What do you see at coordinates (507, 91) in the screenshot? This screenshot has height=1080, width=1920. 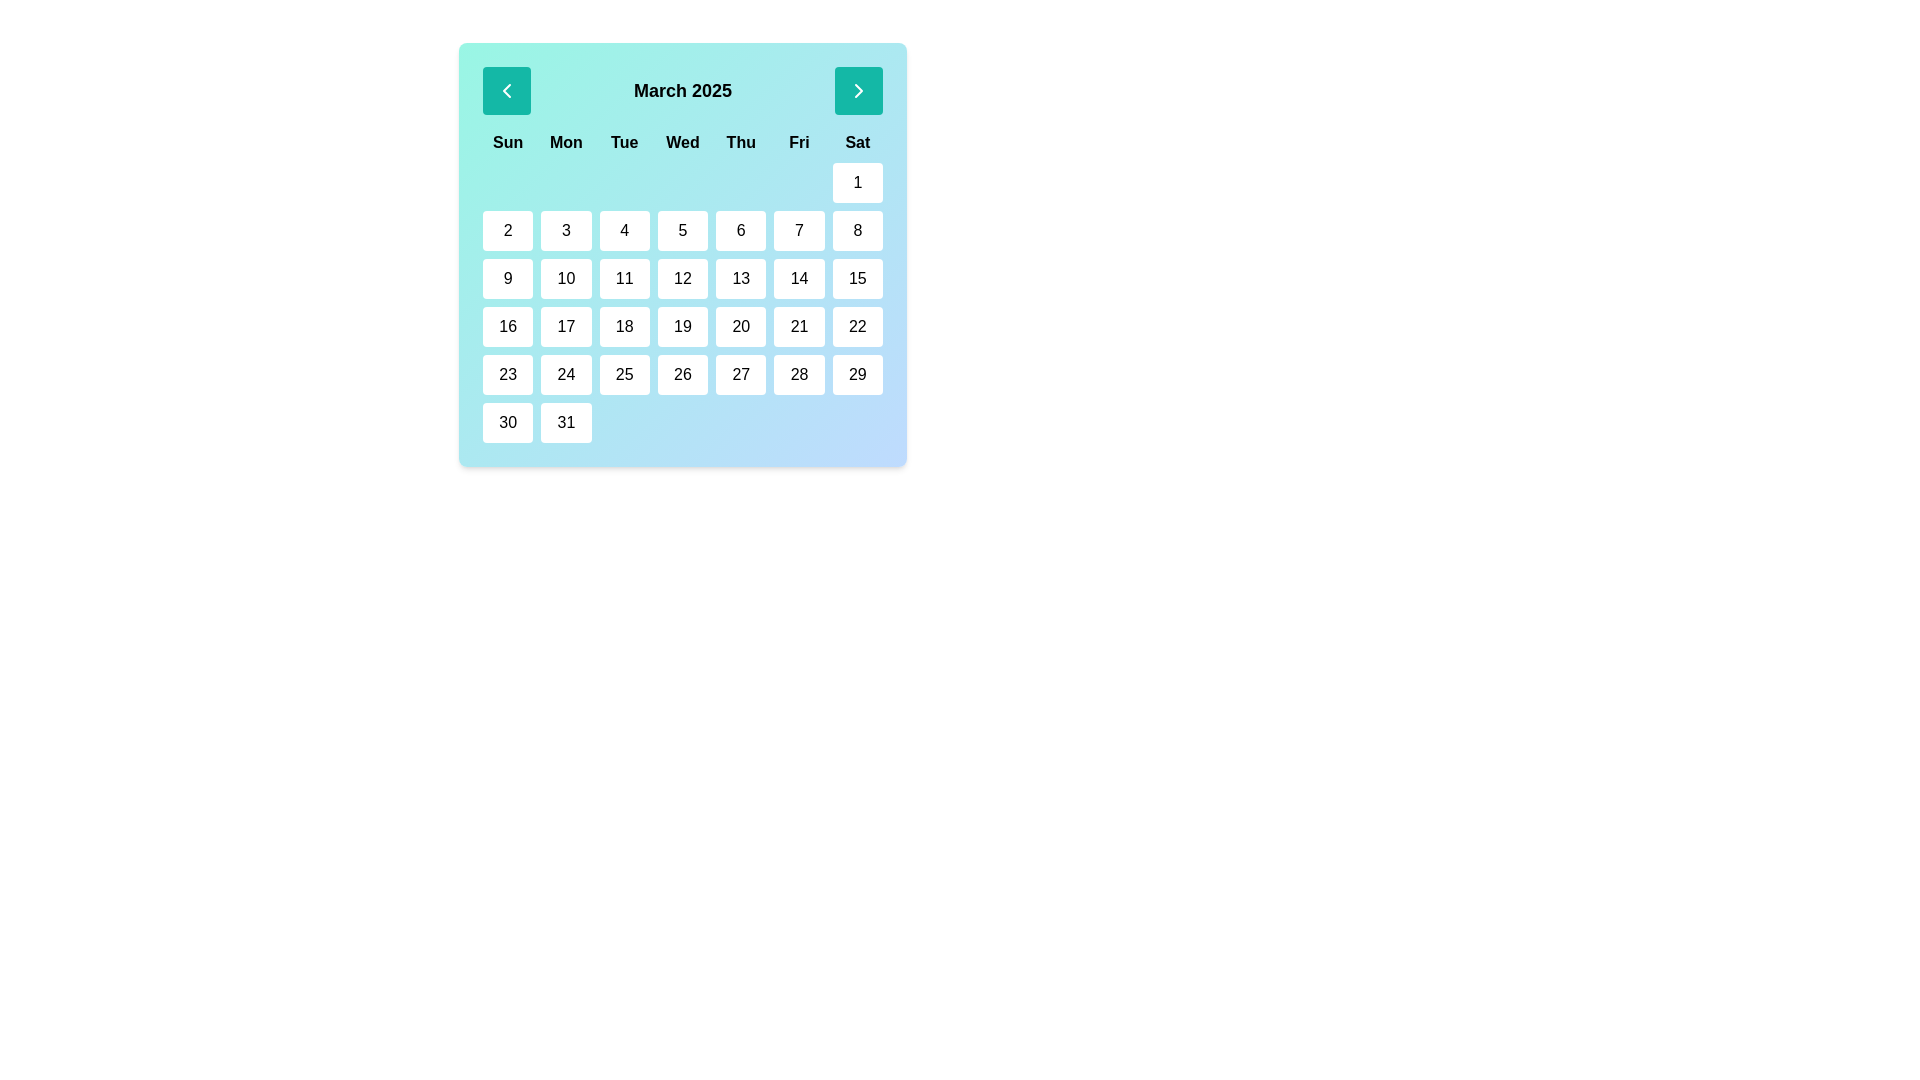 I see `the navigation button on the left side of the calendar header labeled 'March 2025'` at bounding box center [507, 91].